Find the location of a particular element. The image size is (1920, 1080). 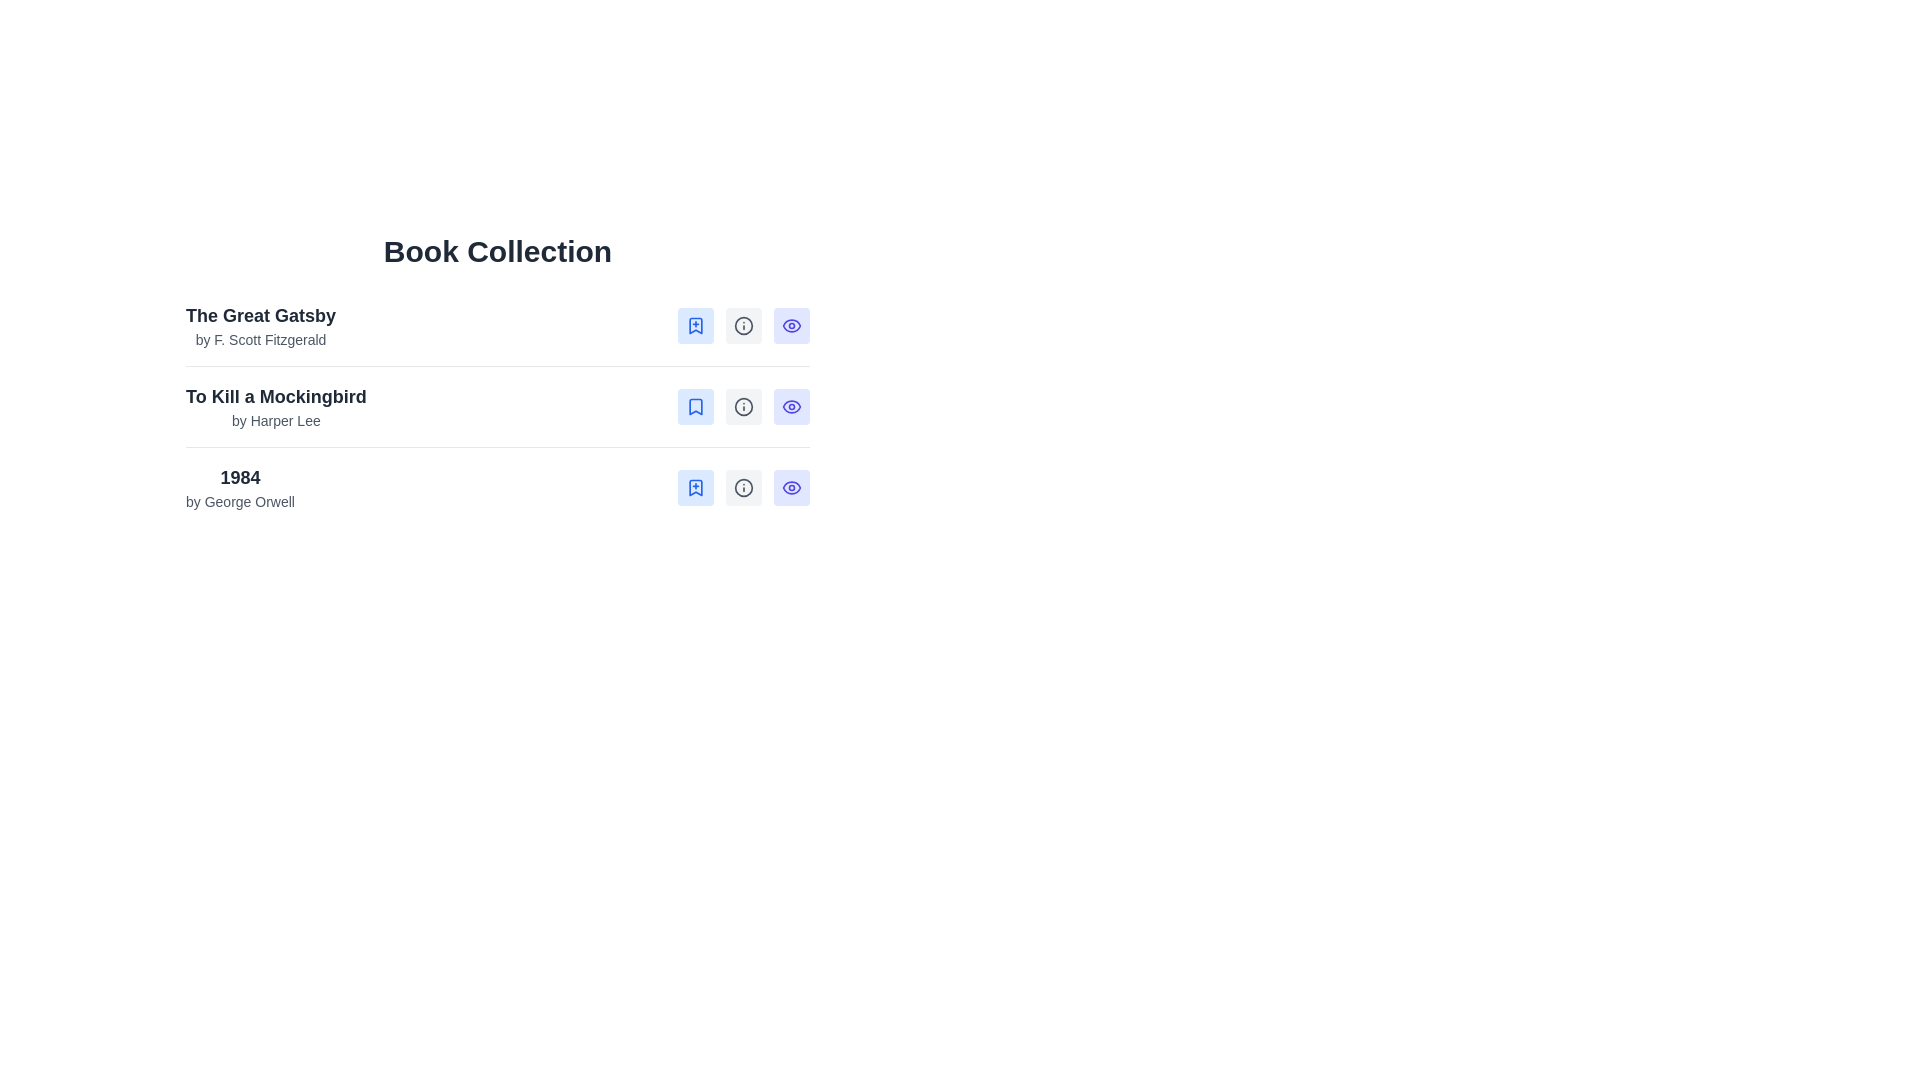

the blue bookmark icon on the right side of the row for the book '1984' by George Orwell is located at coordinates (696, 488).